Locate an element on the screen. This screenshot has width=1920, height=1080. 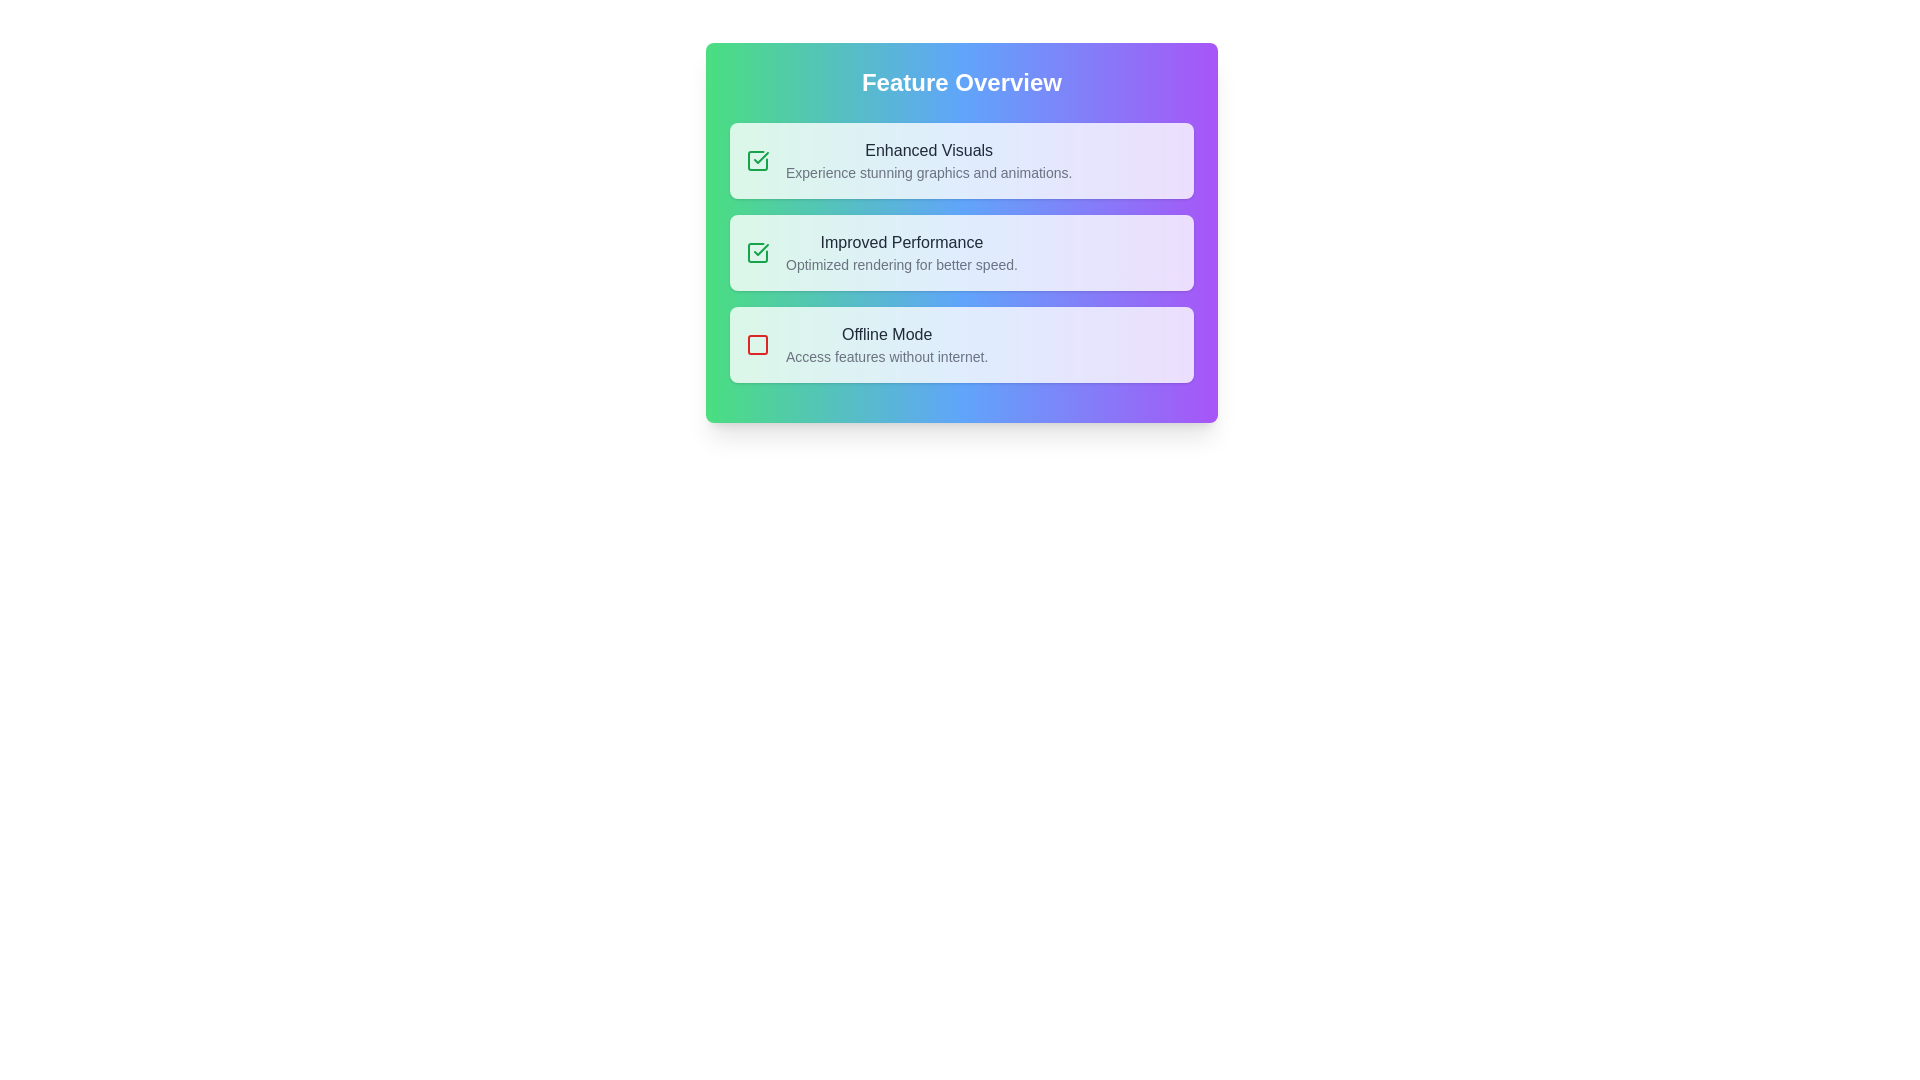
the feature item titled 'Improved Performance' to inspect its details is located at coordinates (961, 252).